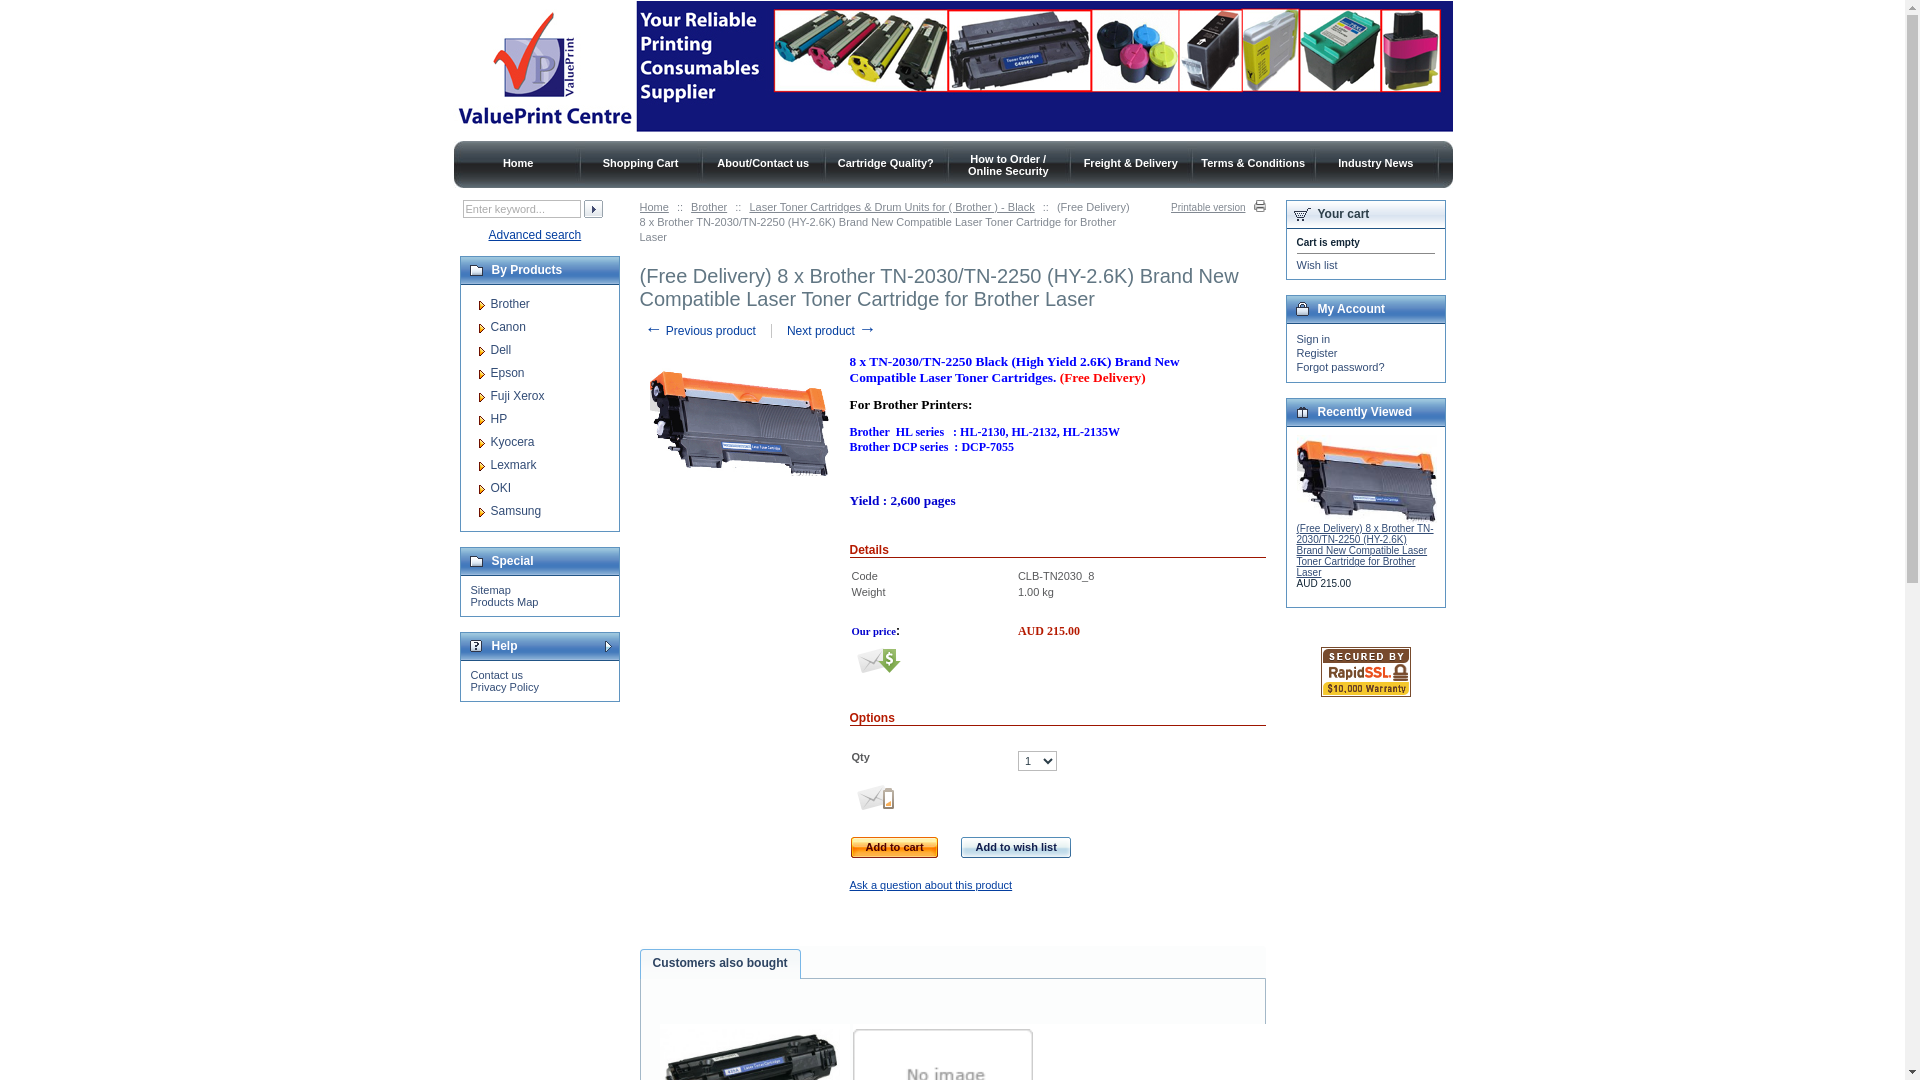 The width and height of the screenshot is (1920, 1080). I want to click on 'Cartridge Quality?', so click(885, 161).